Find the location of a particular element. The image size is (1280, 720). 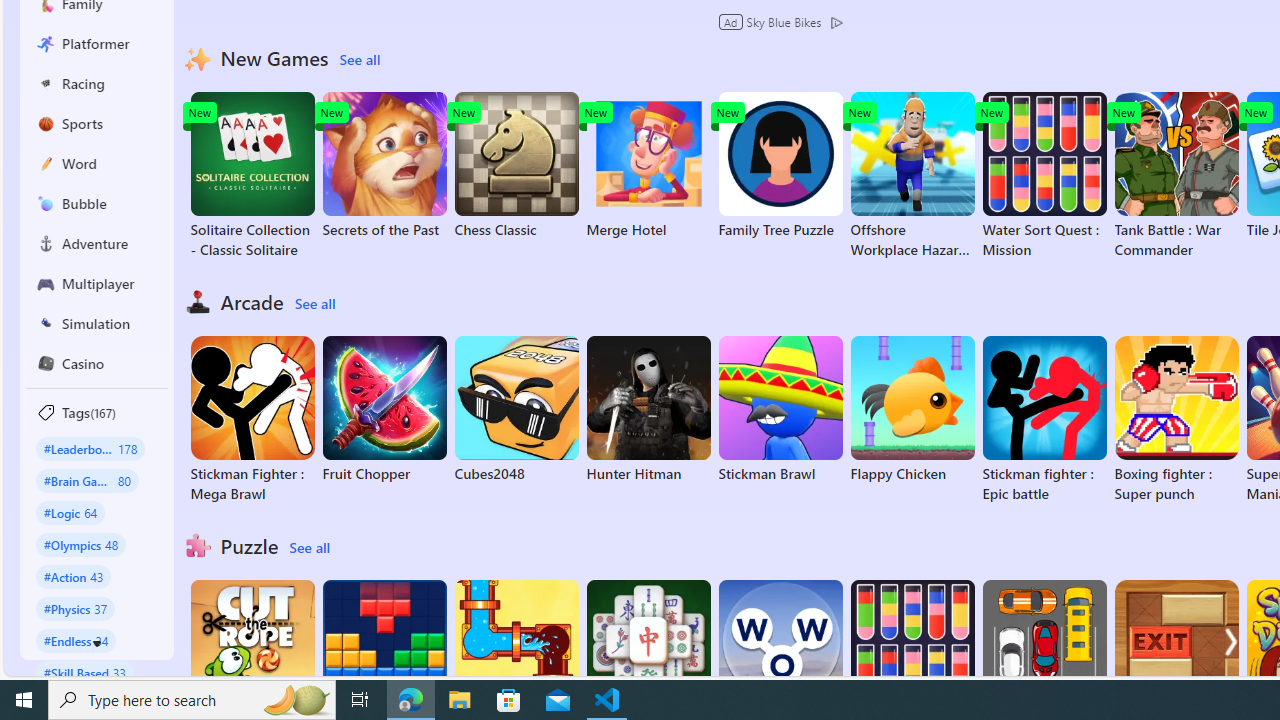

'Tank Battle : War Commander' is located at coordinates (1176, 175).